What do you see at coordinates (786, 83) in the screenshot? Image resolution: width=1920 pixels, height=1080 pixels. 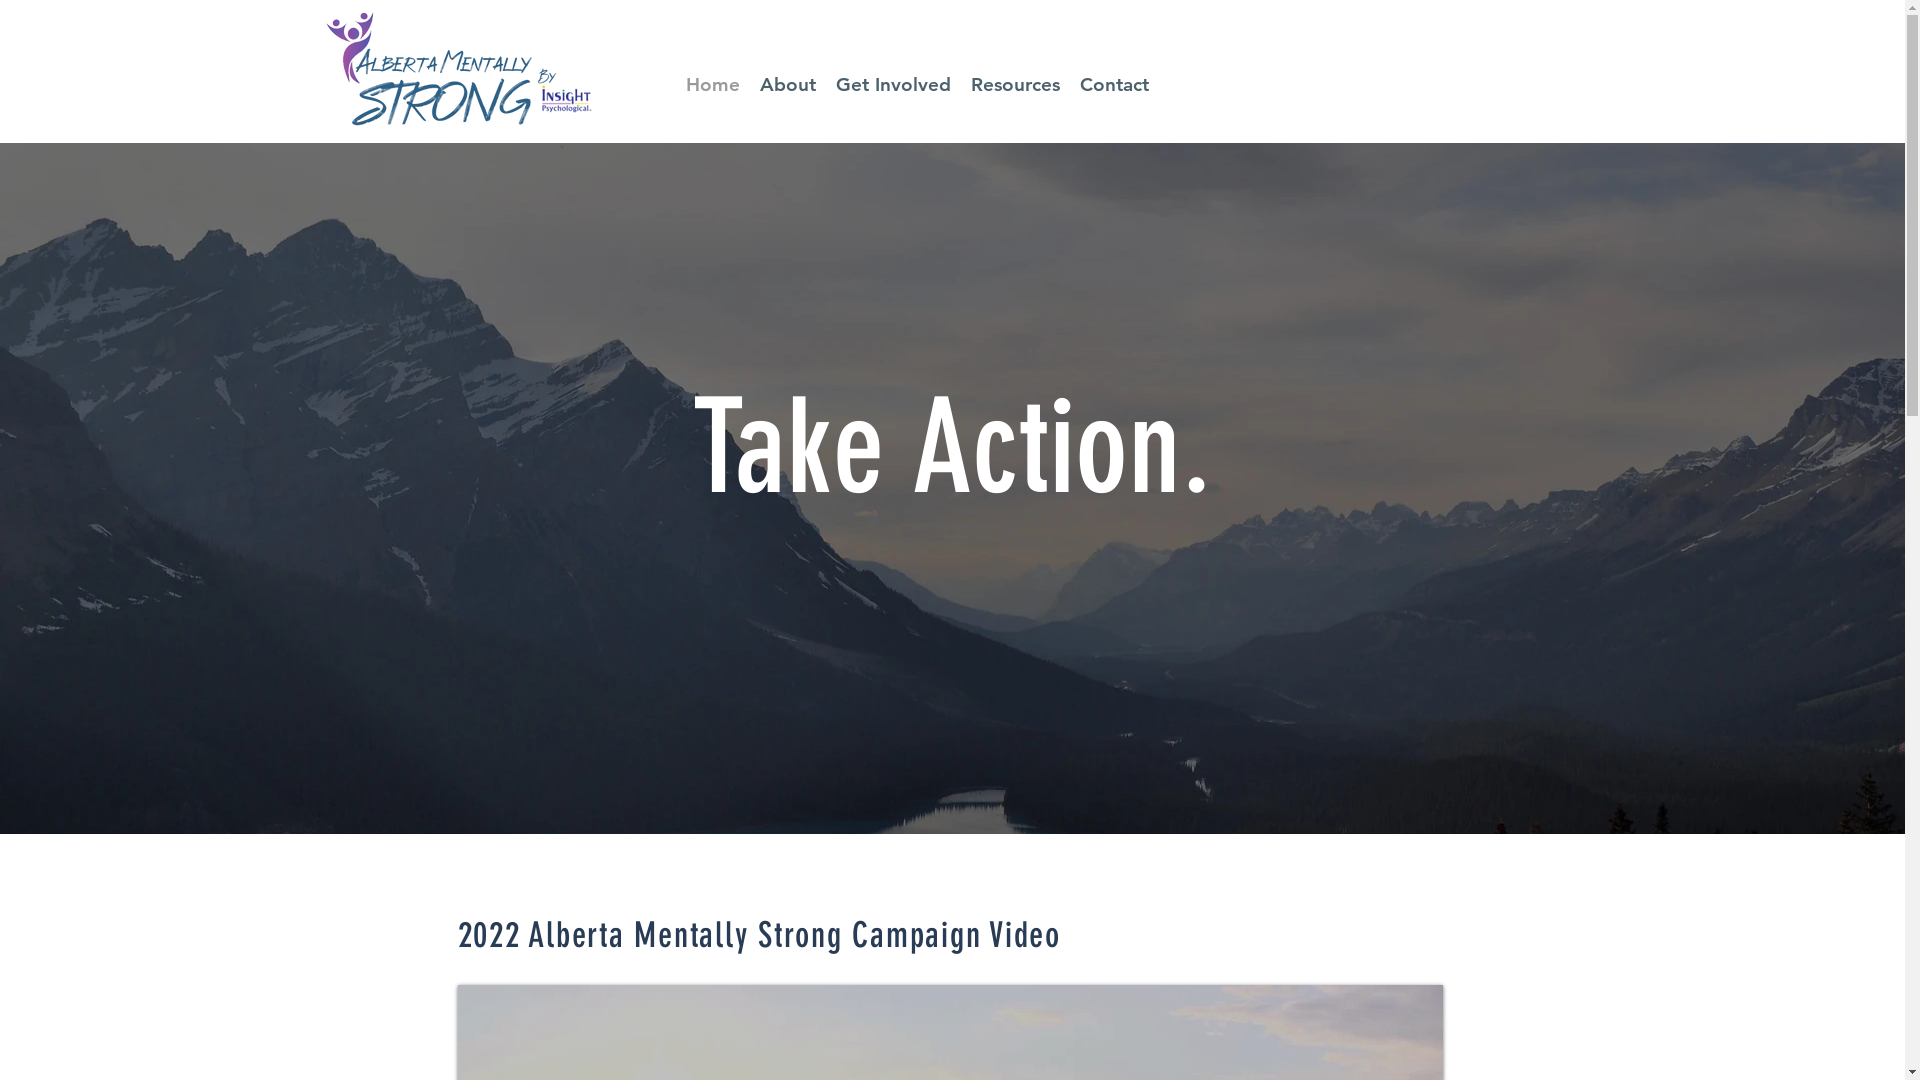 I see `'About'` at bounding box center [786, 83].